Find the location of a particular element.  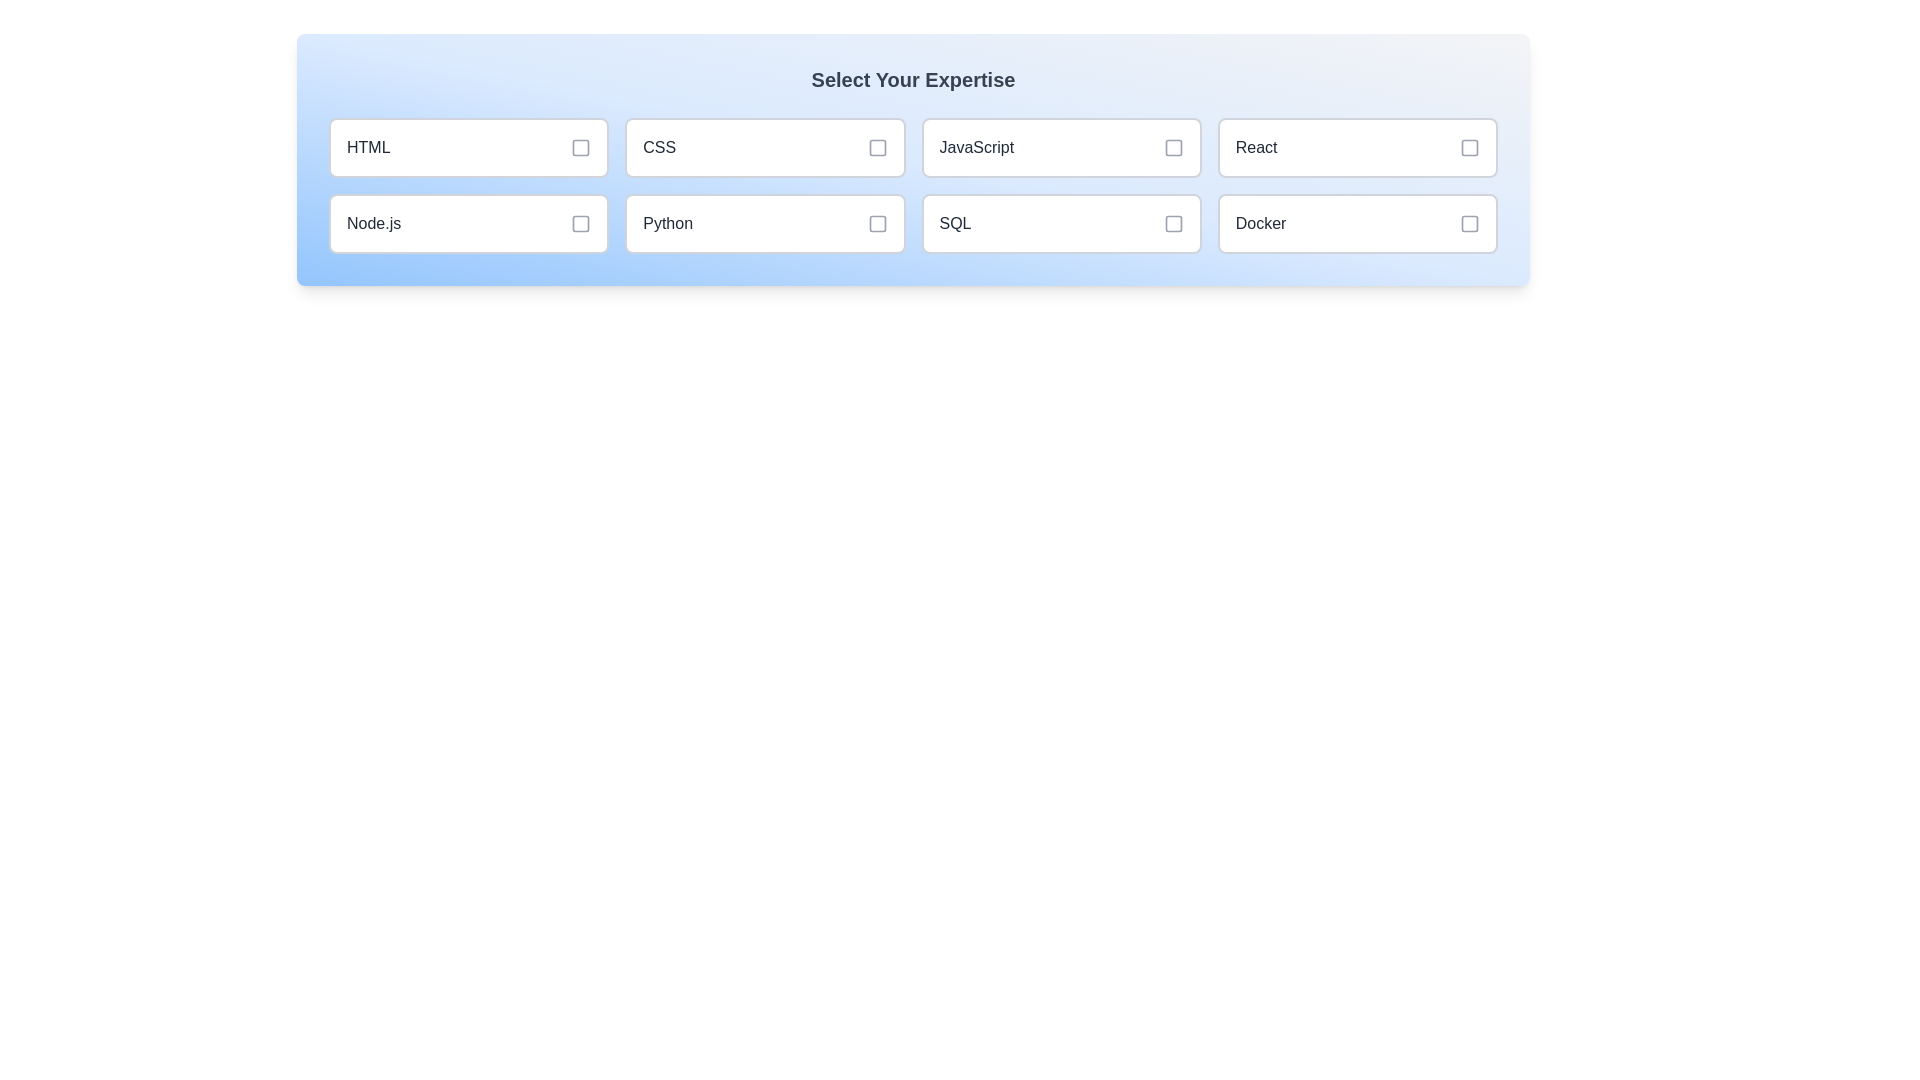

the skill item labeled HTML to toggle its selection state is located at coordinates (468, 146).